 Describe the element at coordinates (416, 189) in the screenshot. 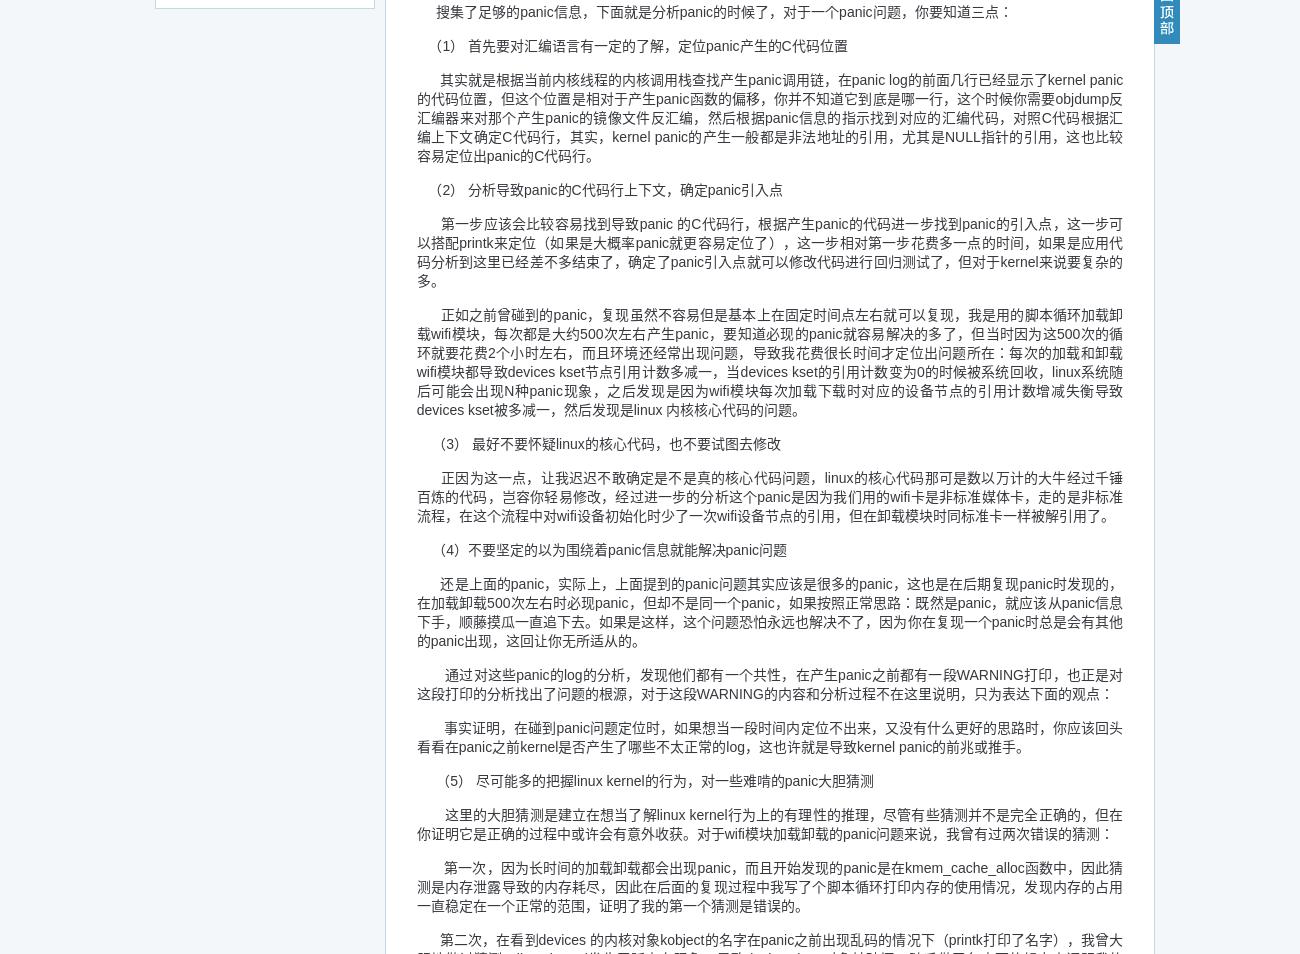

I see `'（2） 分析导致panic的C代码行上下文，确定panic引入点'` at that location.